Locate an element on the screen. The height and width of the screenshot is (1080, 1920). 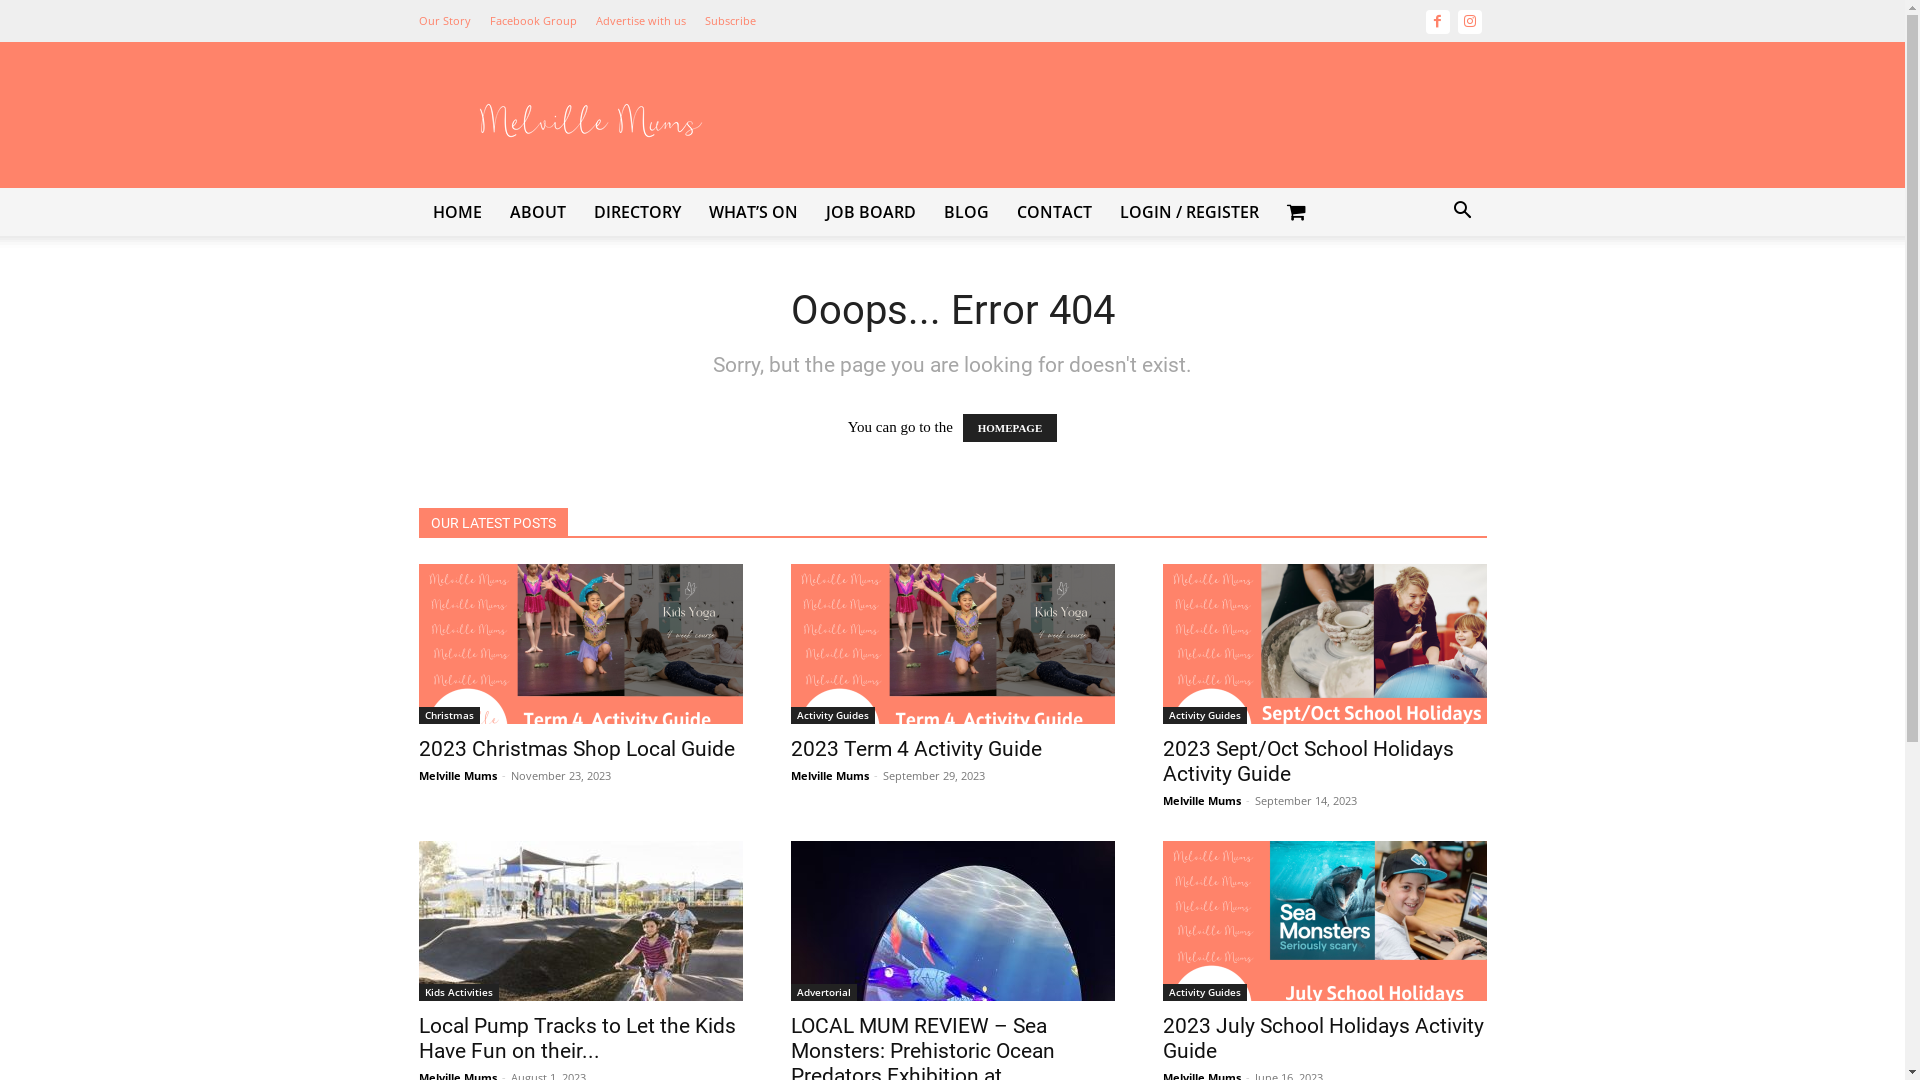
'Activity Guides' is located at coordinates (831, 714).